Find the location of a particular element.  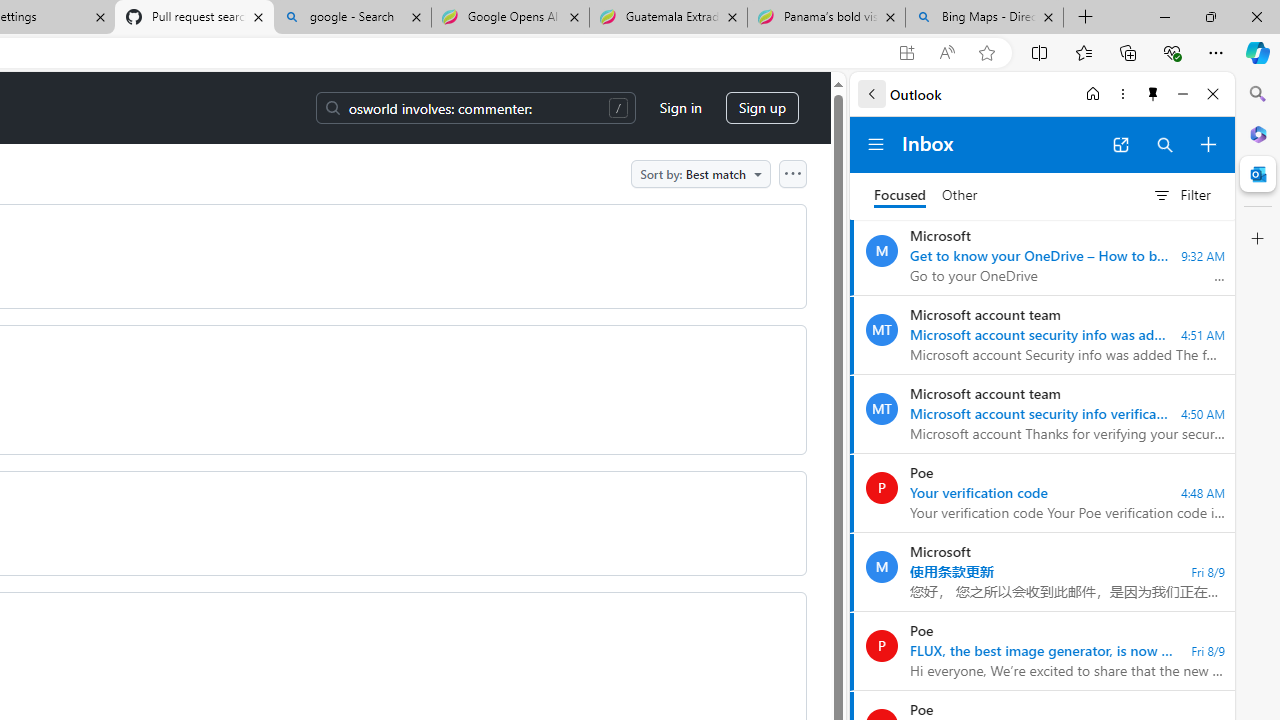

'Google Opens AI Academy for Startups - Nearshore Americas' is located at coordinates (510, 17).